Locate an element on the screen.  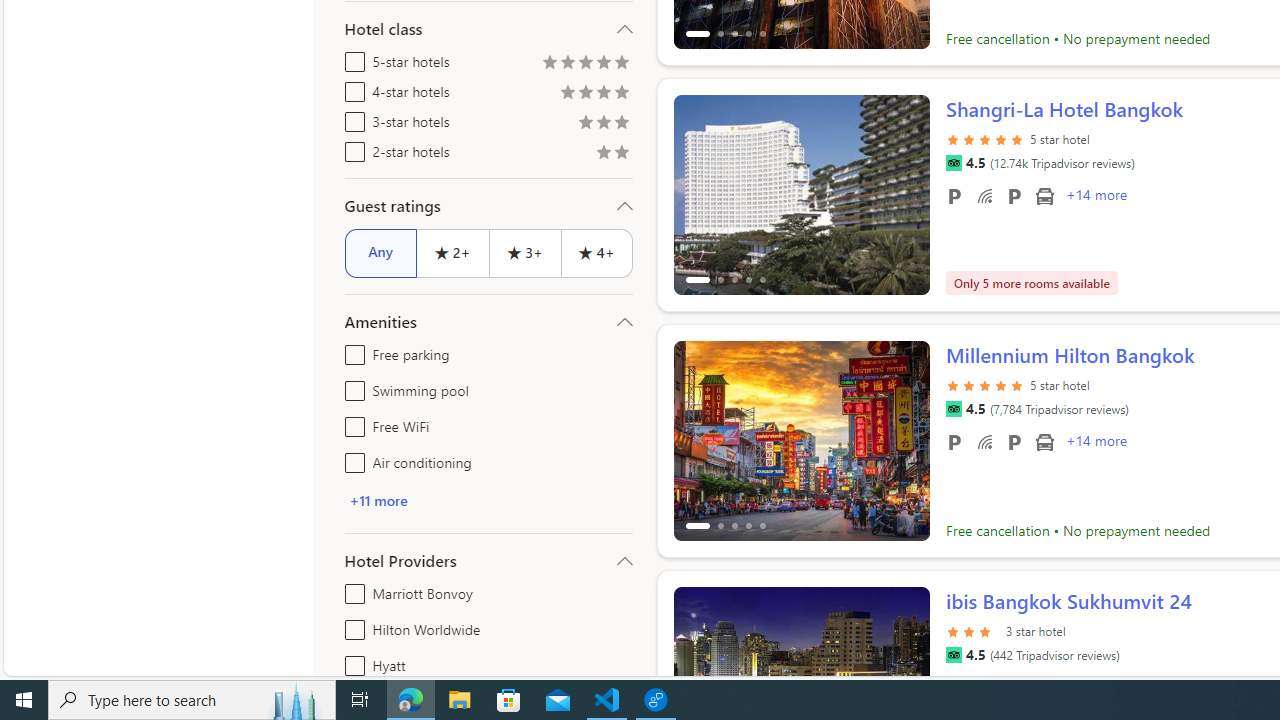
'Tripadvisor' is located at coordinates (952, 655).